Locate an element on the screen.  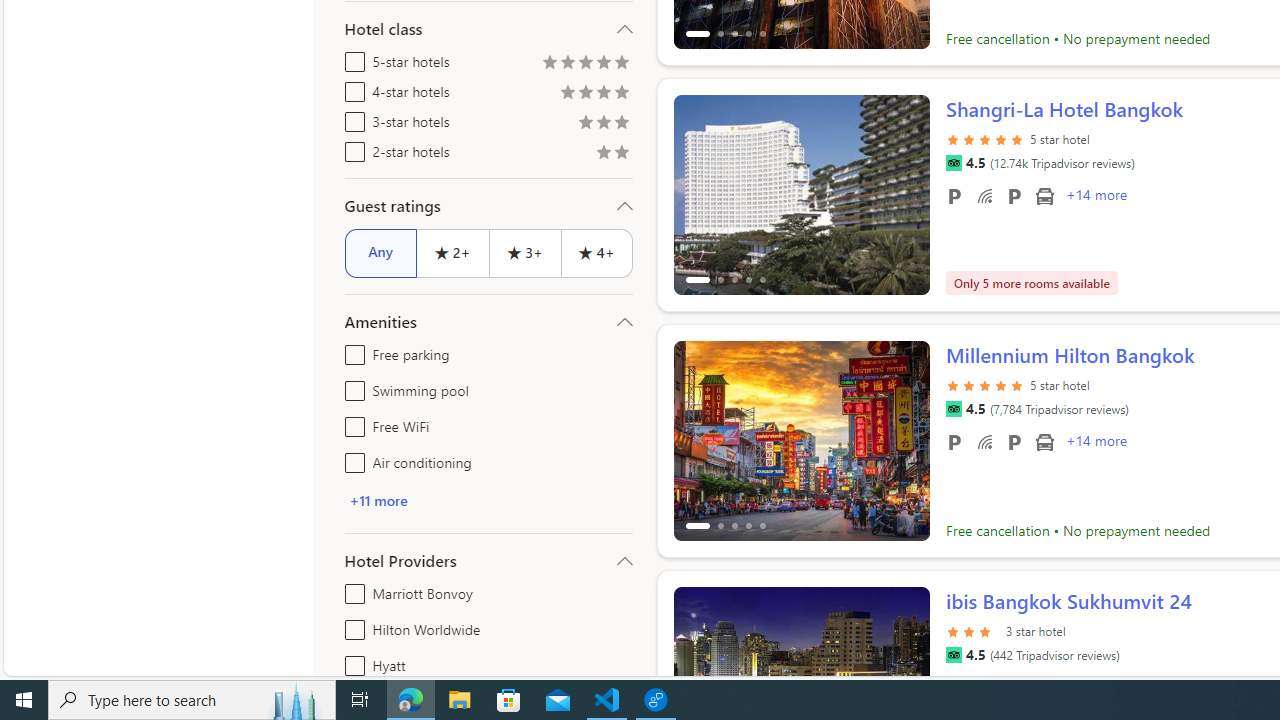
'Tripadvisor' is located at coordinates (952, 655).